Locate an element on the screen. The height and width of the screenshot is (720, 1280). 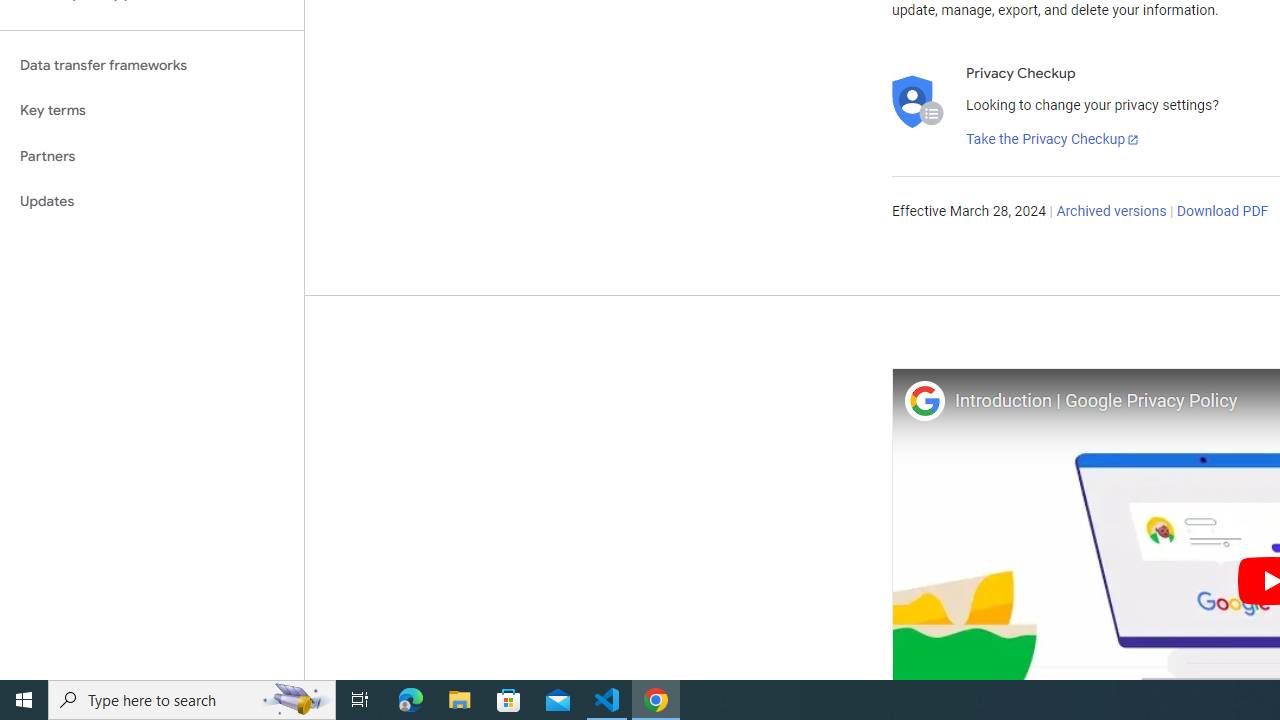
'Archived versions' is located at coordinates (1110, 212).